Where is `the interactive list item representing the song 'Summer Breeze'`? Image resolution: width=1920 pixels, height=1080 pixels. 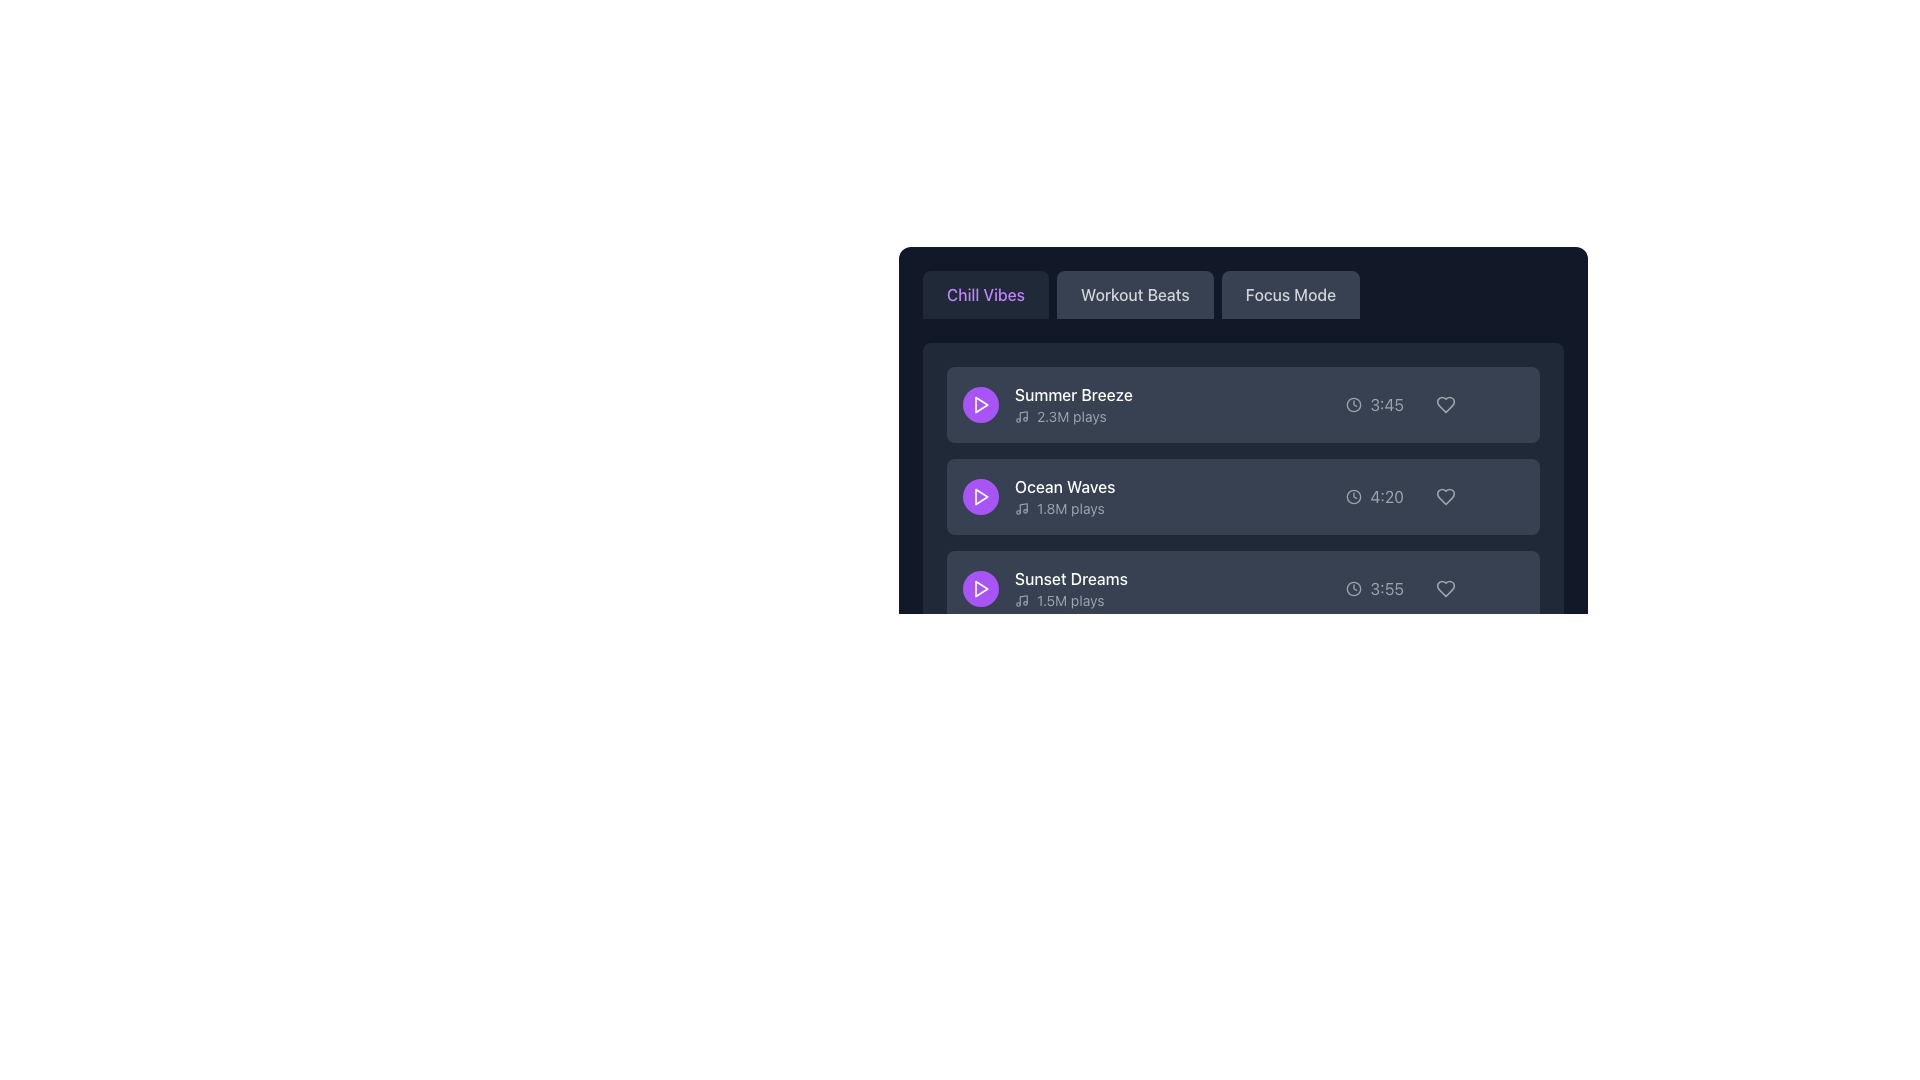
the interactive list item representing the song 'Summer Breeze' is located at coordinates (1242, 405).